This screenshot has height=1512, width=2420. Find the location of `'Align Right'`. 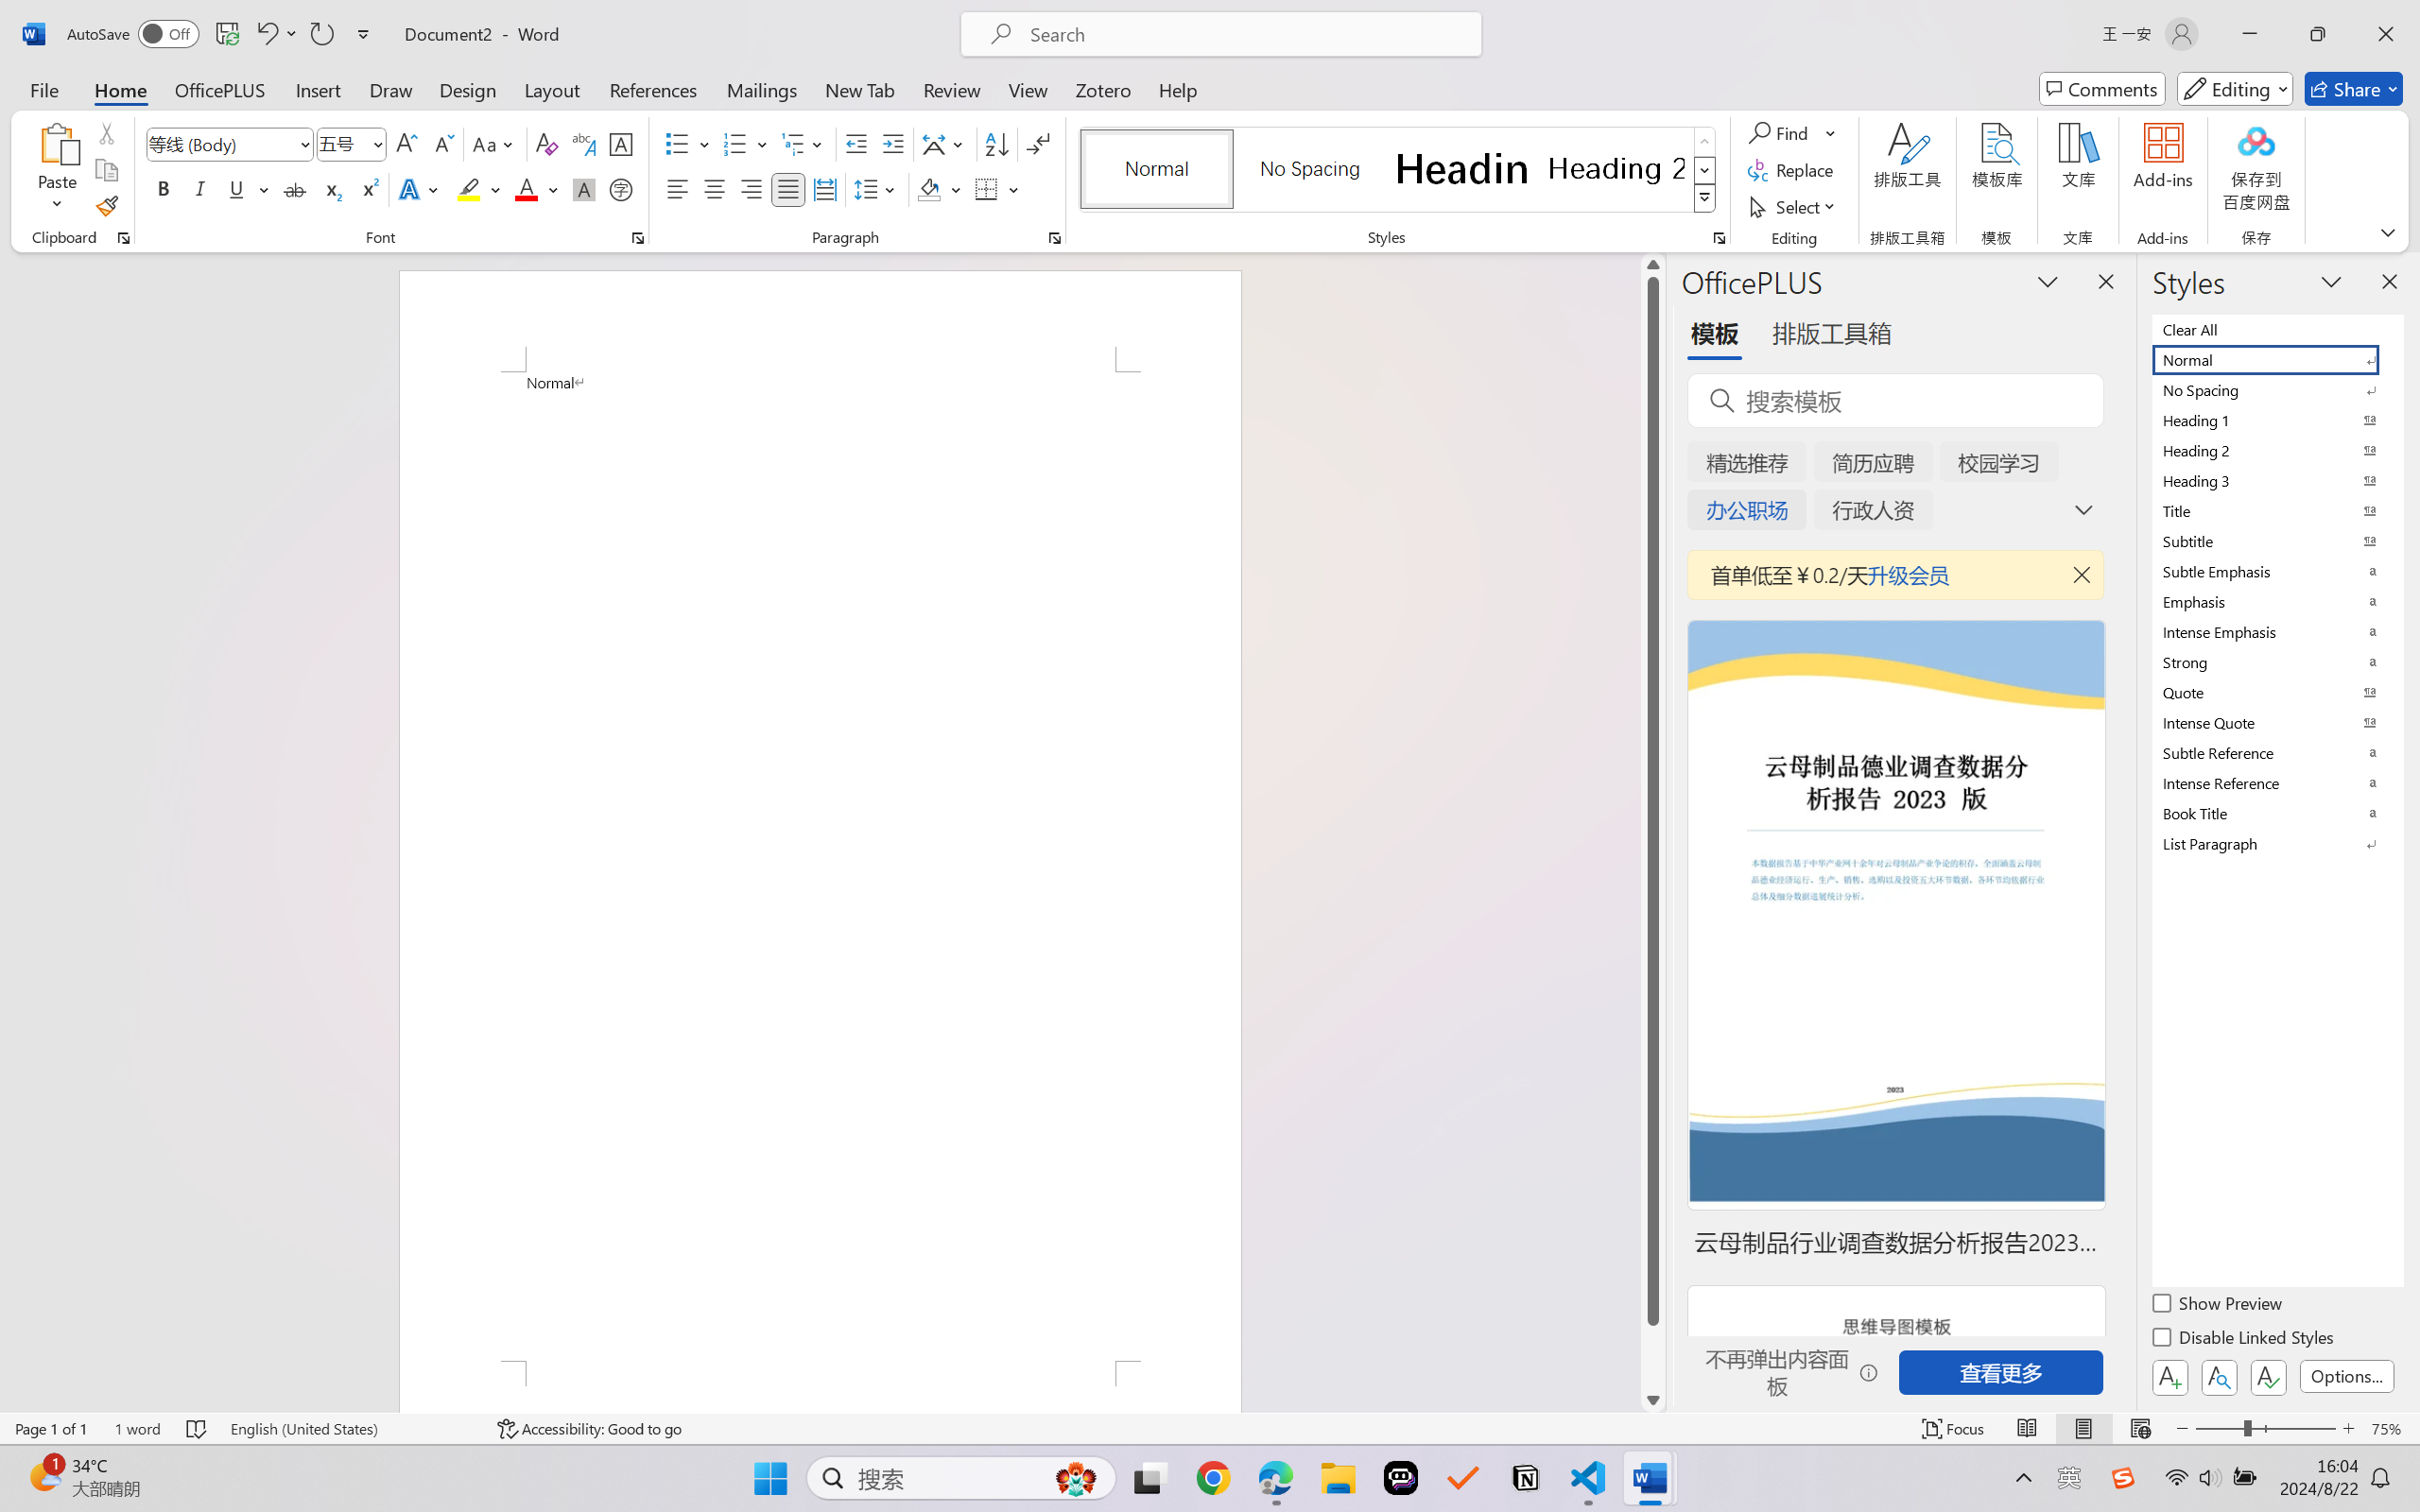

'Align Right' is located at coordinates (752, 188).